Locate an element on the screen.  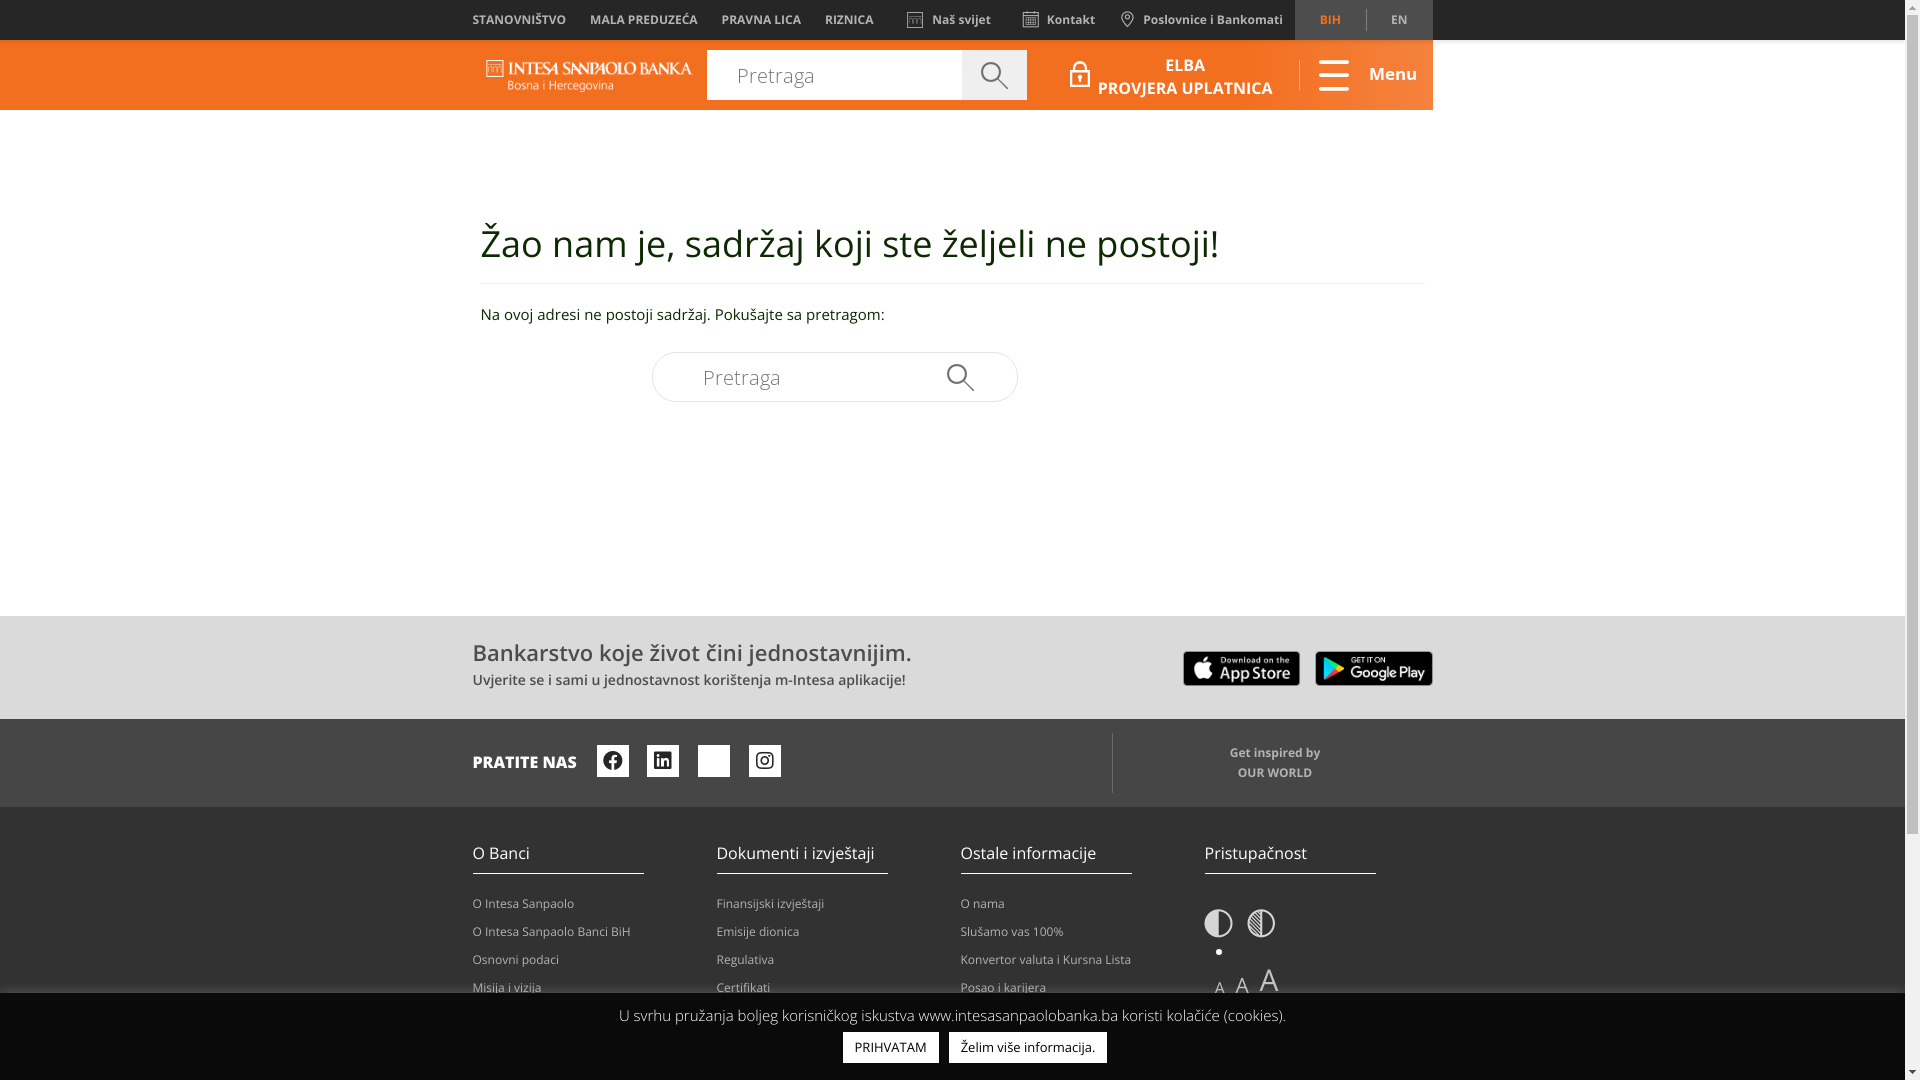
'Konvertor valuta i Kursna Lista' is located at coordinates (1073, 959).